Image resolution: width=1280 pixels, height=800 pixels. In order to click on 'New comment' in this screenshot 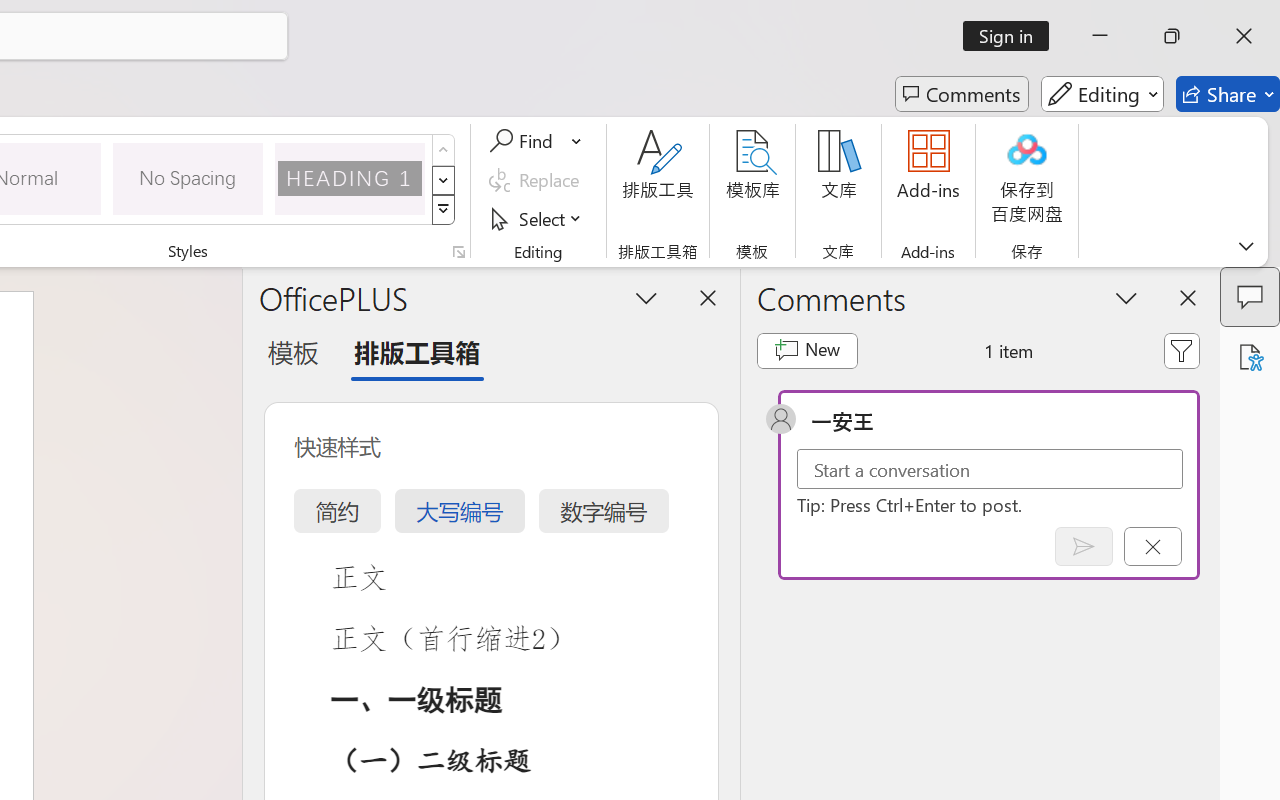, I will do `click(807, 350)`.